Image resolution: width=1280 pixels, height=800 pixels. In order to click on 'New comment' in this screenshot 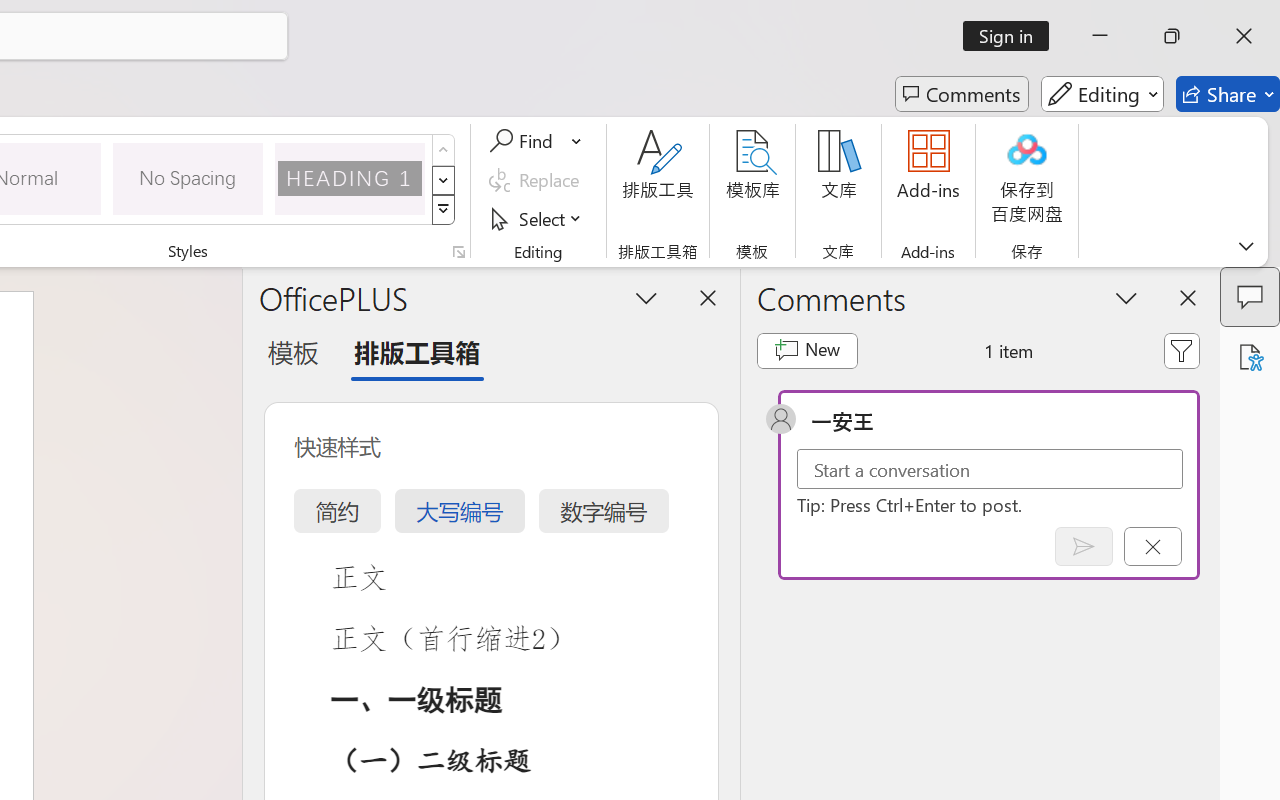, I will do `click(807, 350)`.